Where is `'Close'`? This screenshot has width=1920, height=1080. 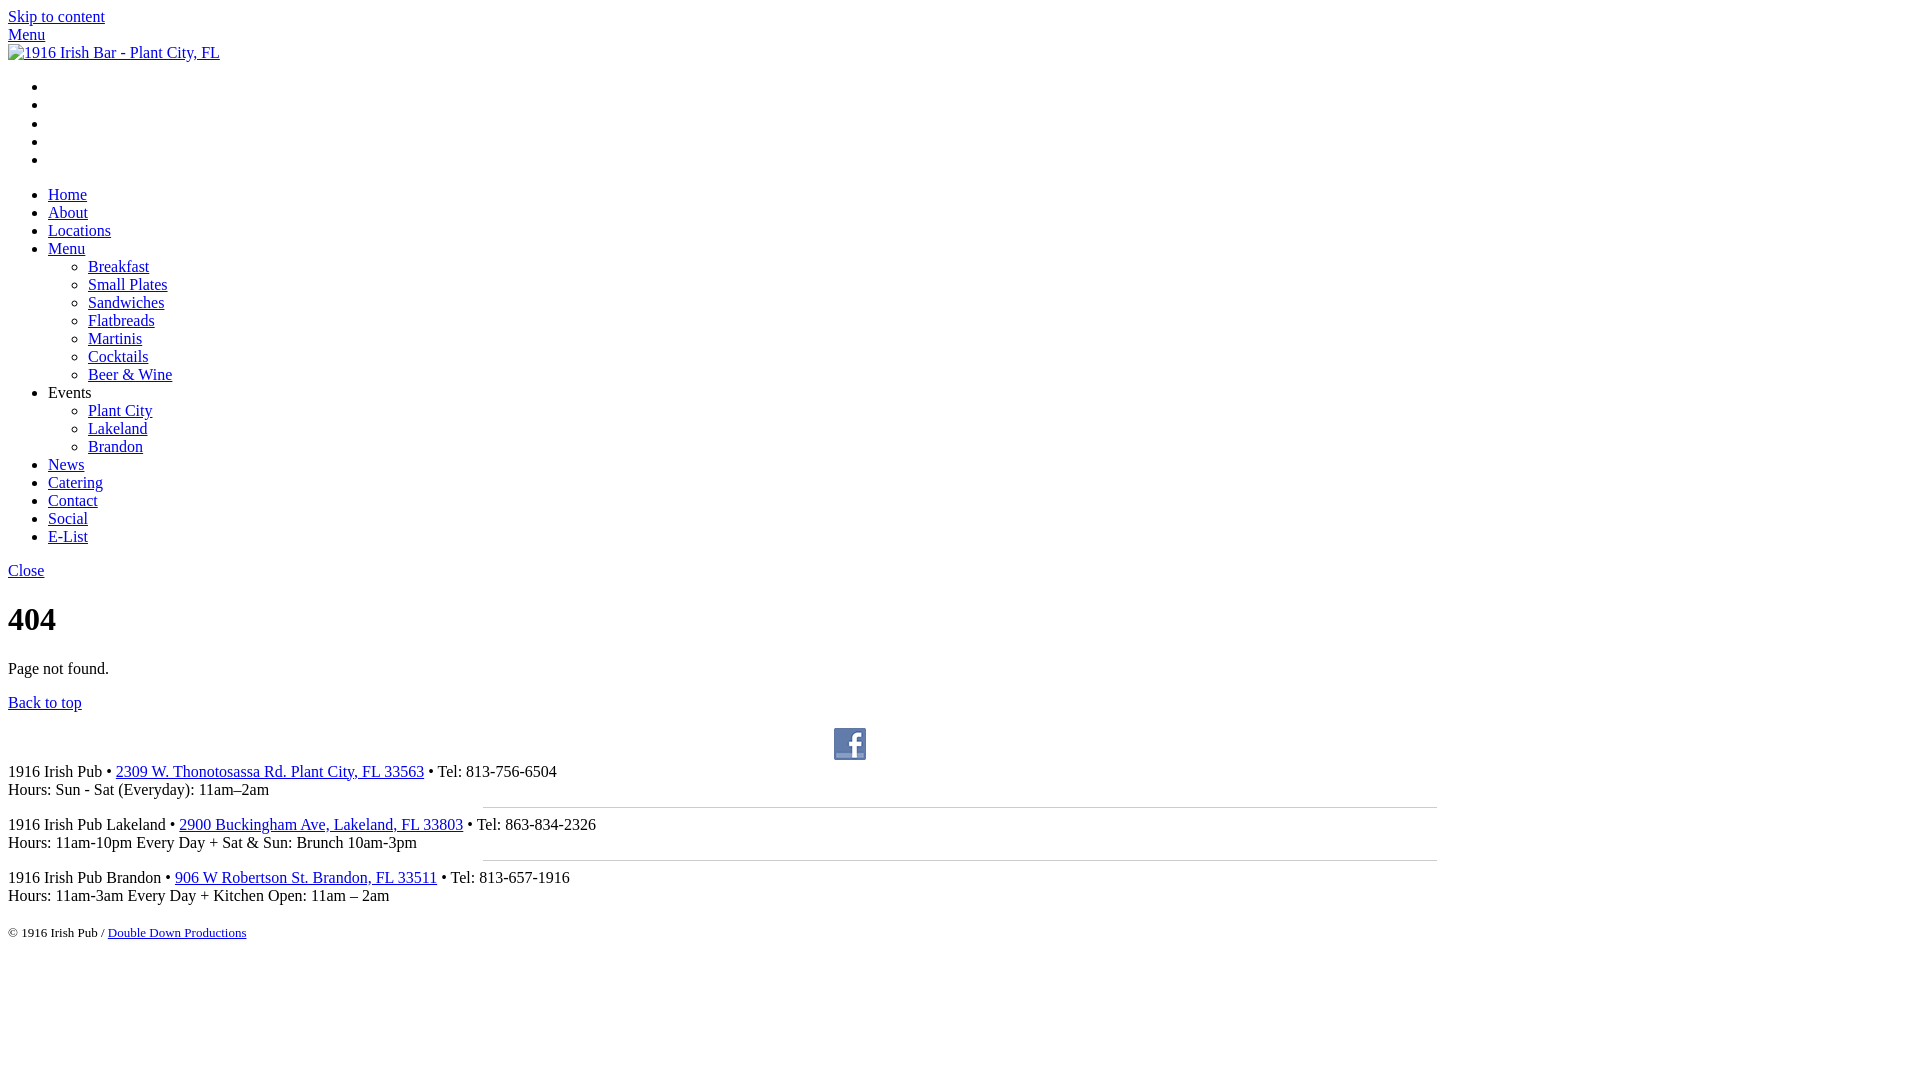
'Close' is located at coordinates (25, 570).